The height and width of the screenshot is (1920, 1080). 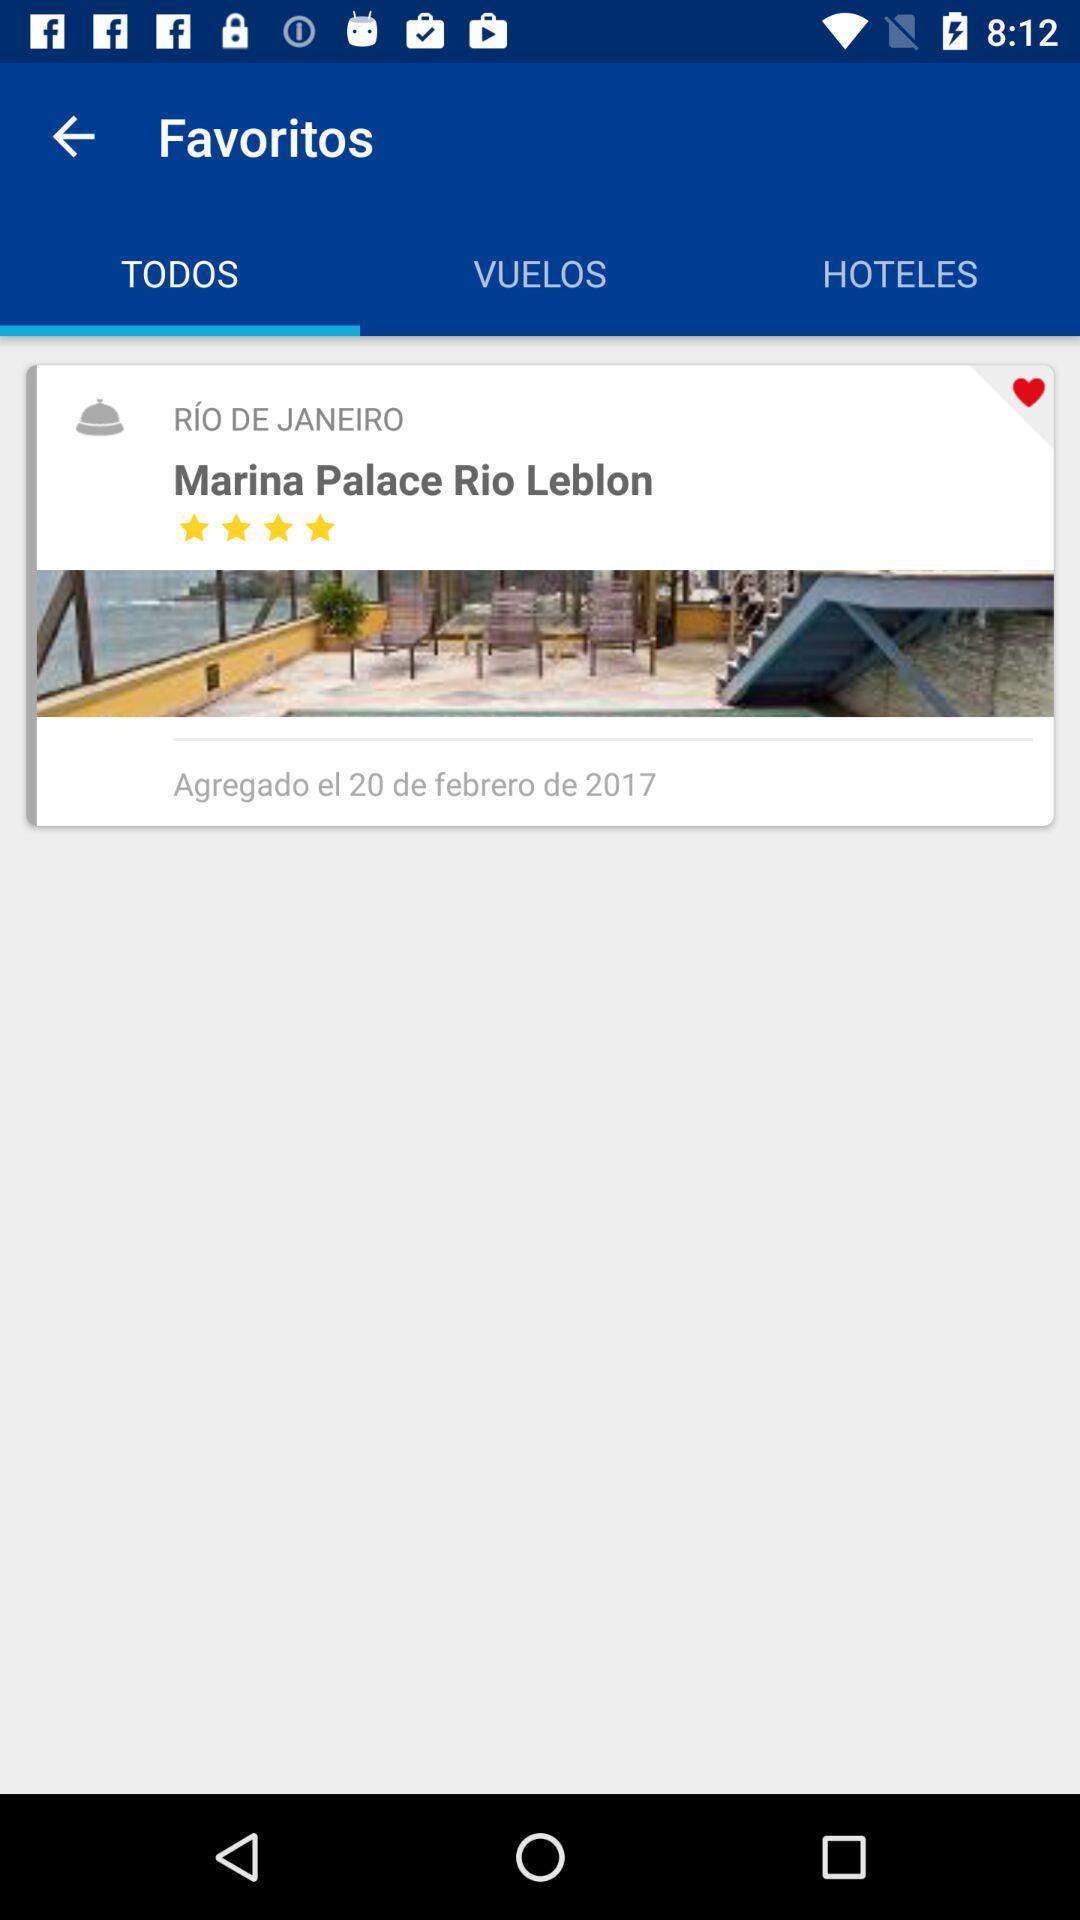 I want to click on icon to the left of favoritos, so click(x=72, y=135).